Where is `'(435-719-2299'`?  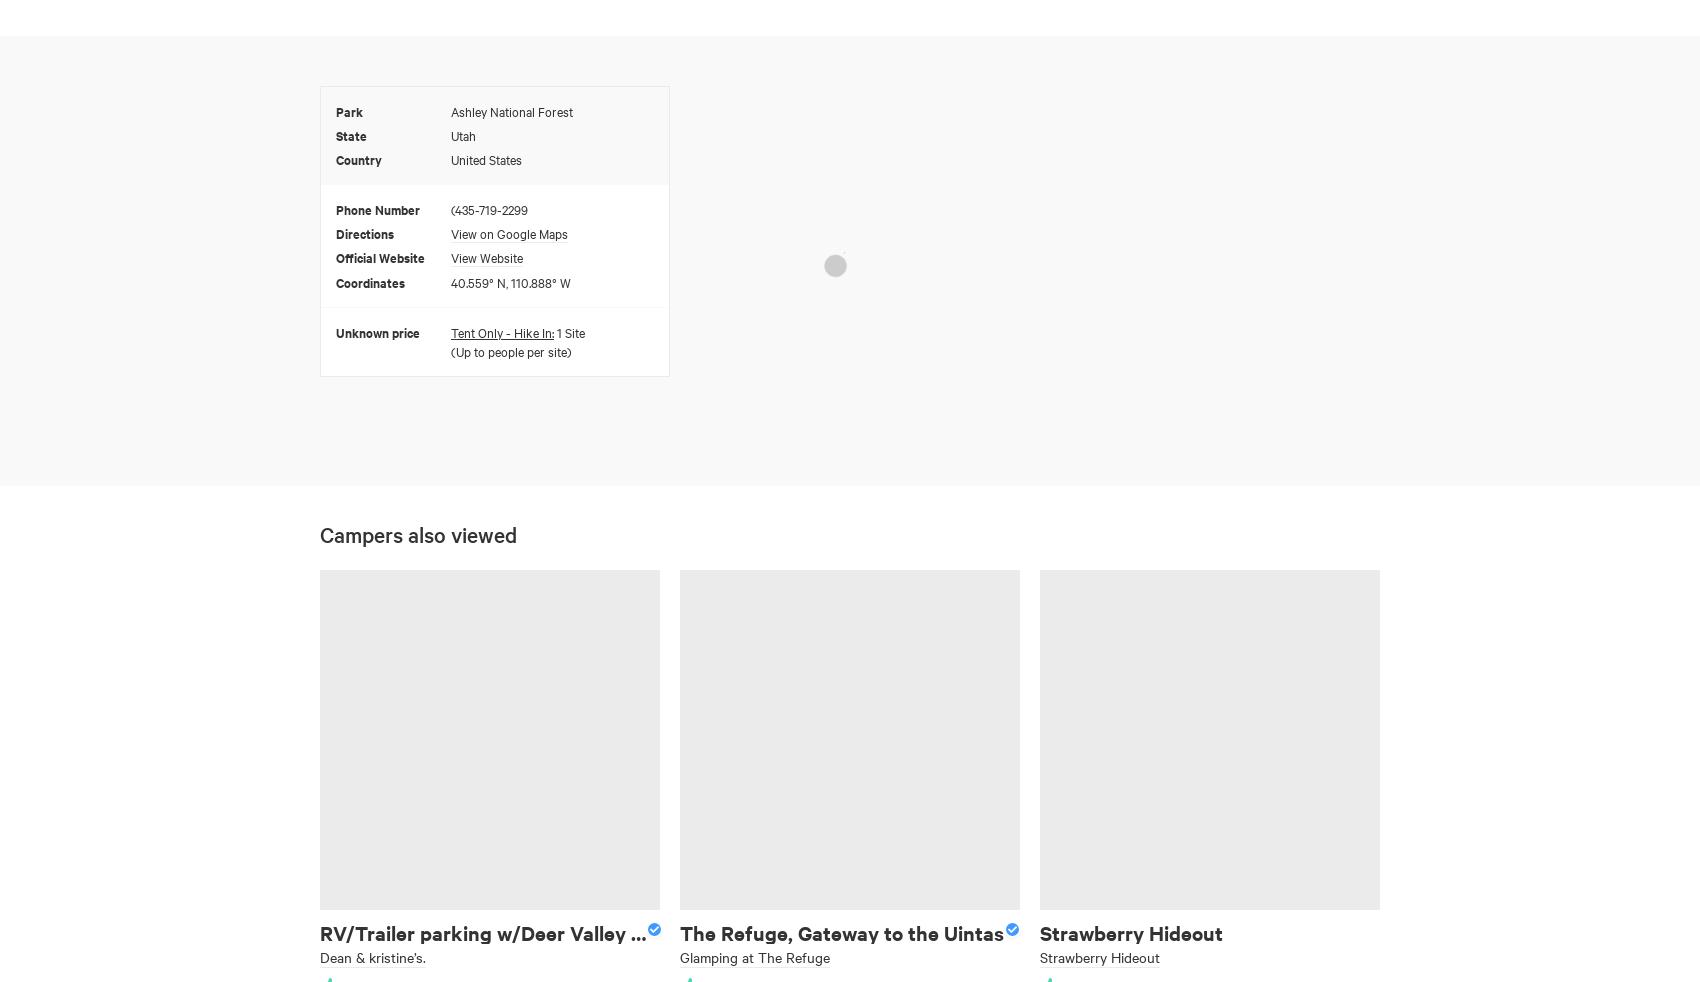
'(435-719-2299' is located at coordinates (489, 206).